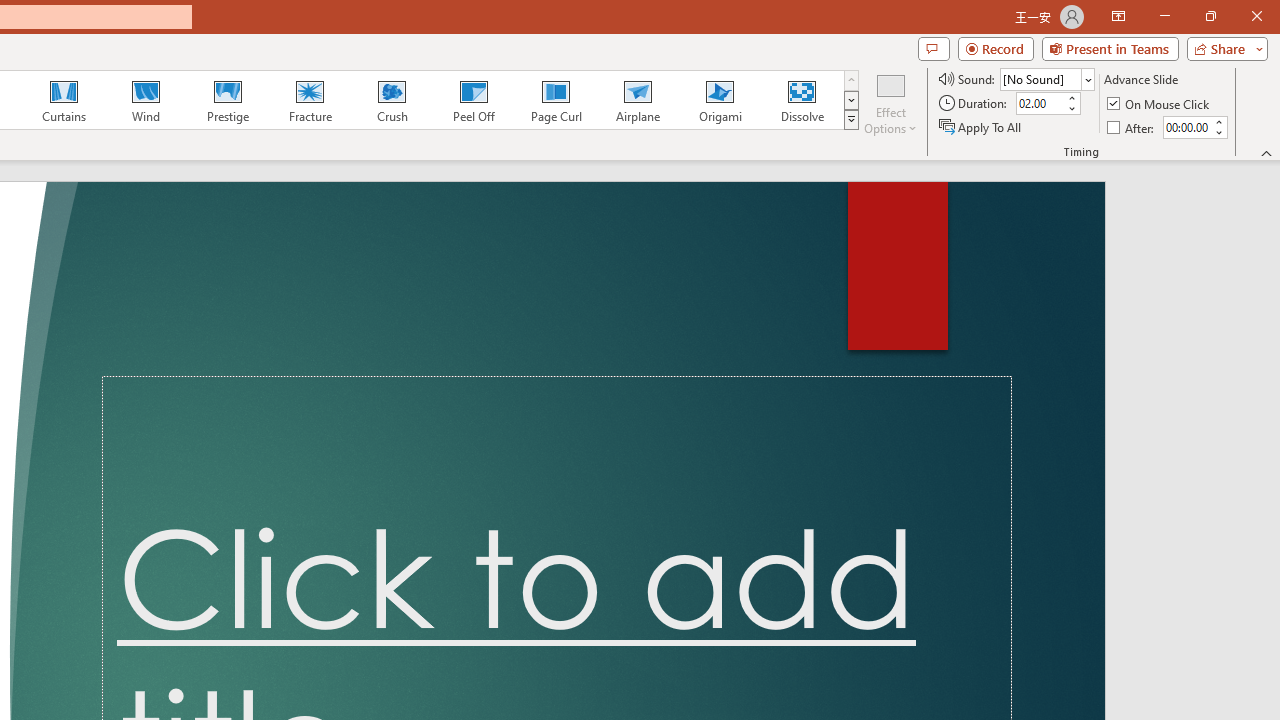  Describe the element at coordinates (308, 100) in the screenshot. I see `'Fracture'` at that location.